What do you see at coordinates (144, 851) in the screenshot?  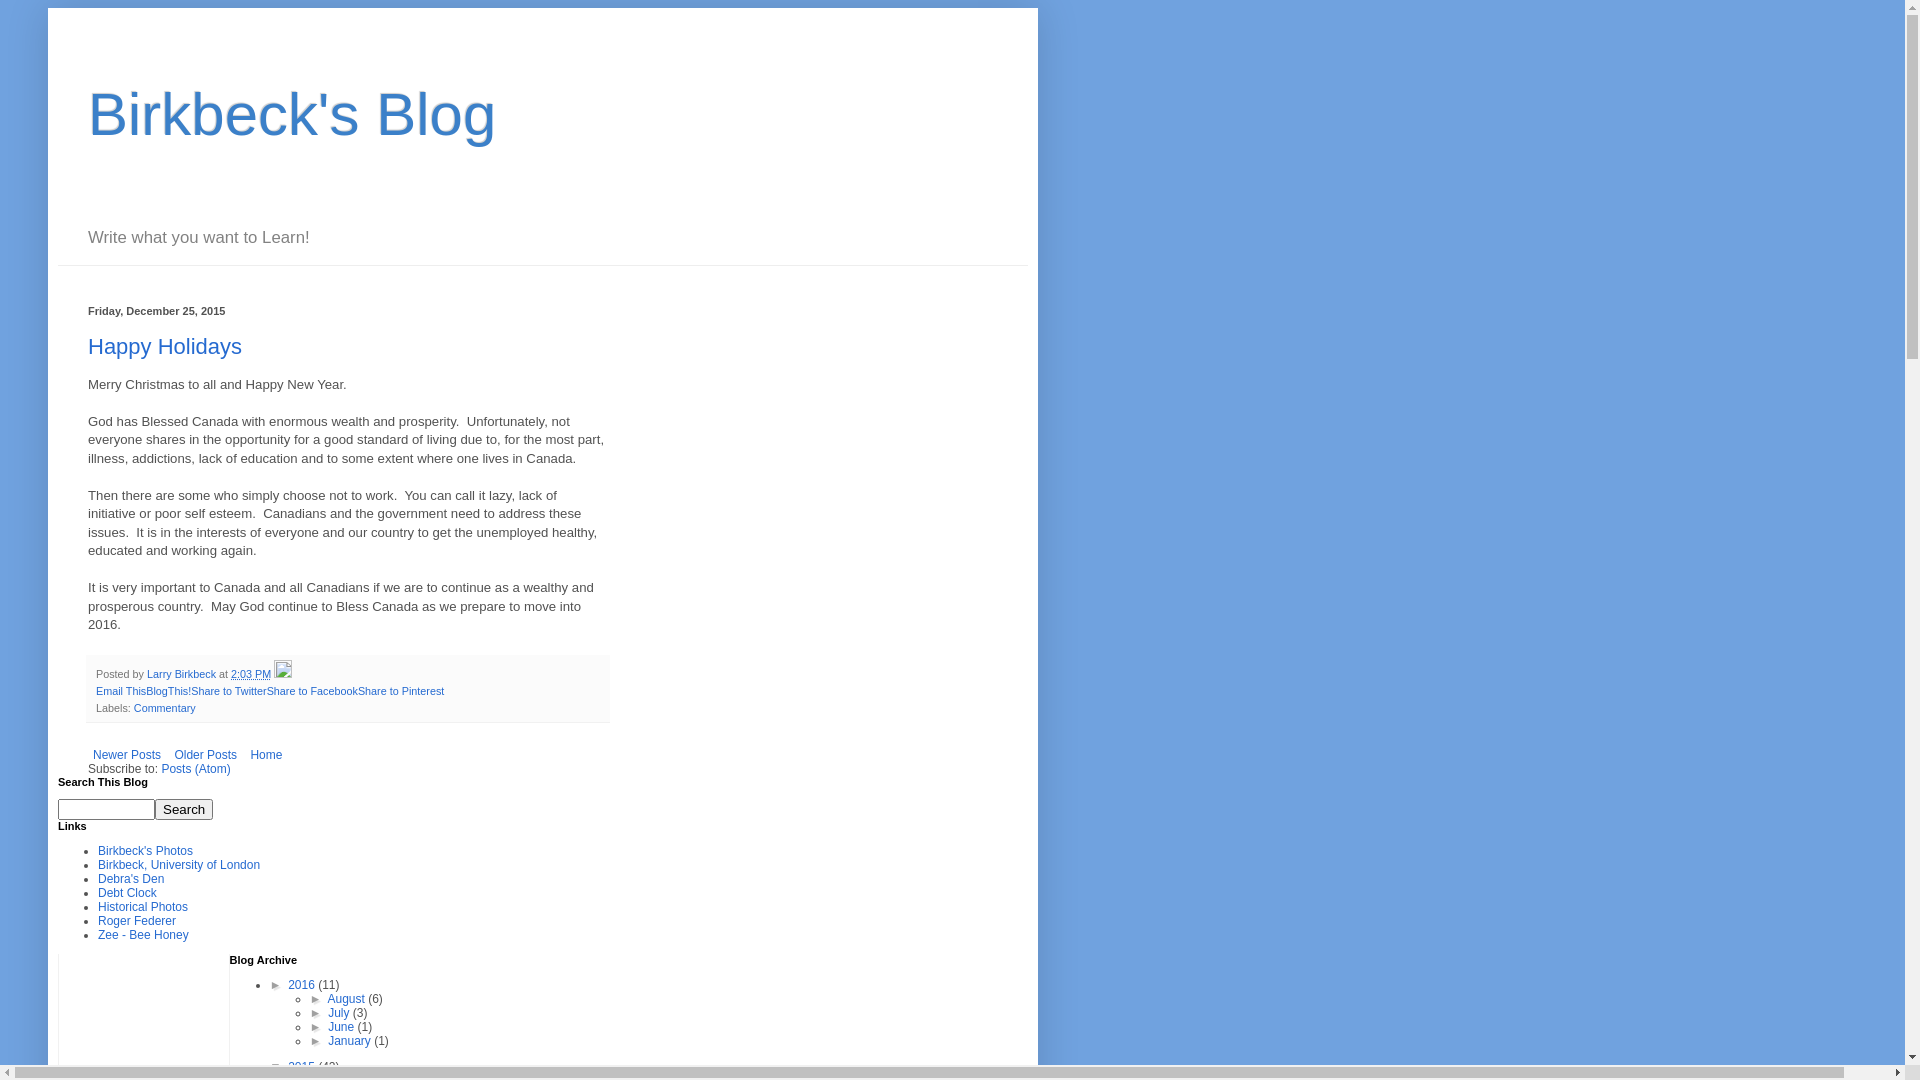 I see `'Birkbeck's Photos'` at bounding box center [144, 851].